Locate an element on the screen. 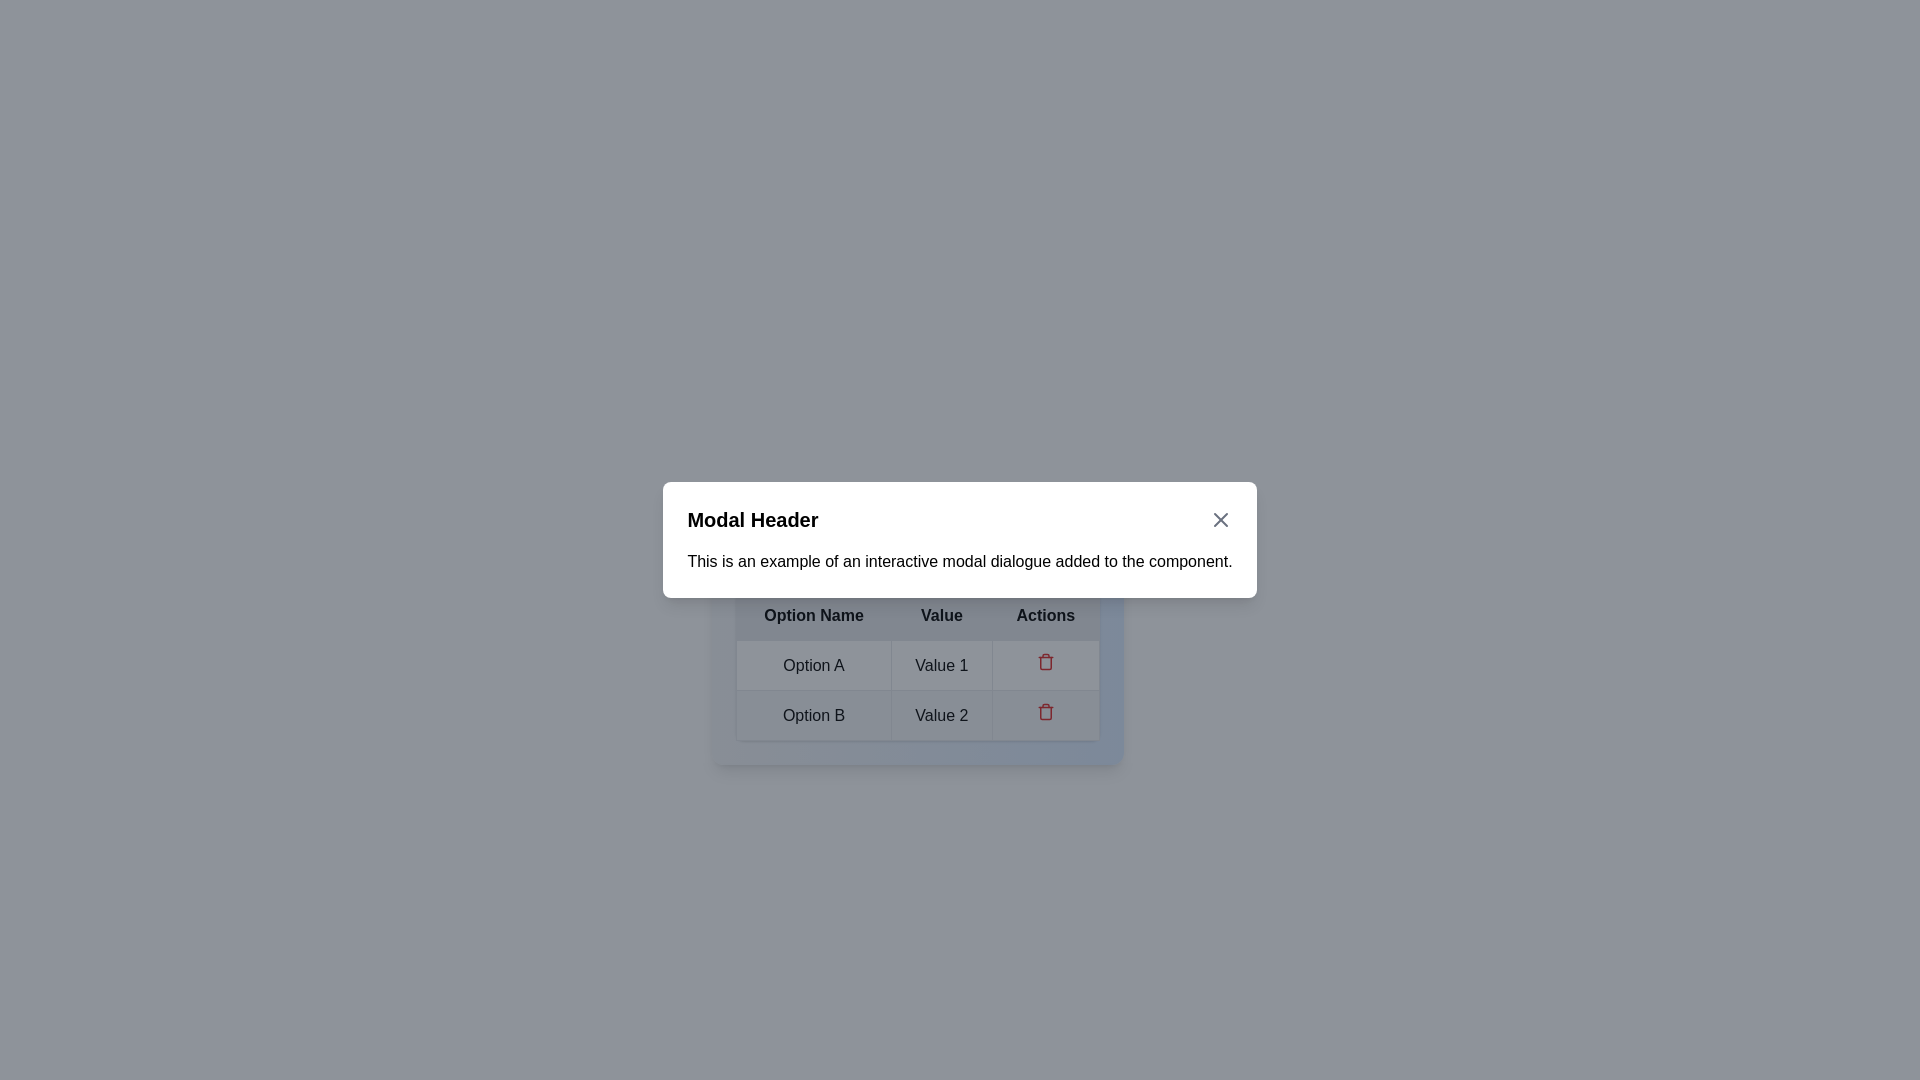 The height and width of the screenshot is (1080, 1920). the static text label displaying the value for 'Option A' in the middle column of its row is located at coordinates (940, 665).